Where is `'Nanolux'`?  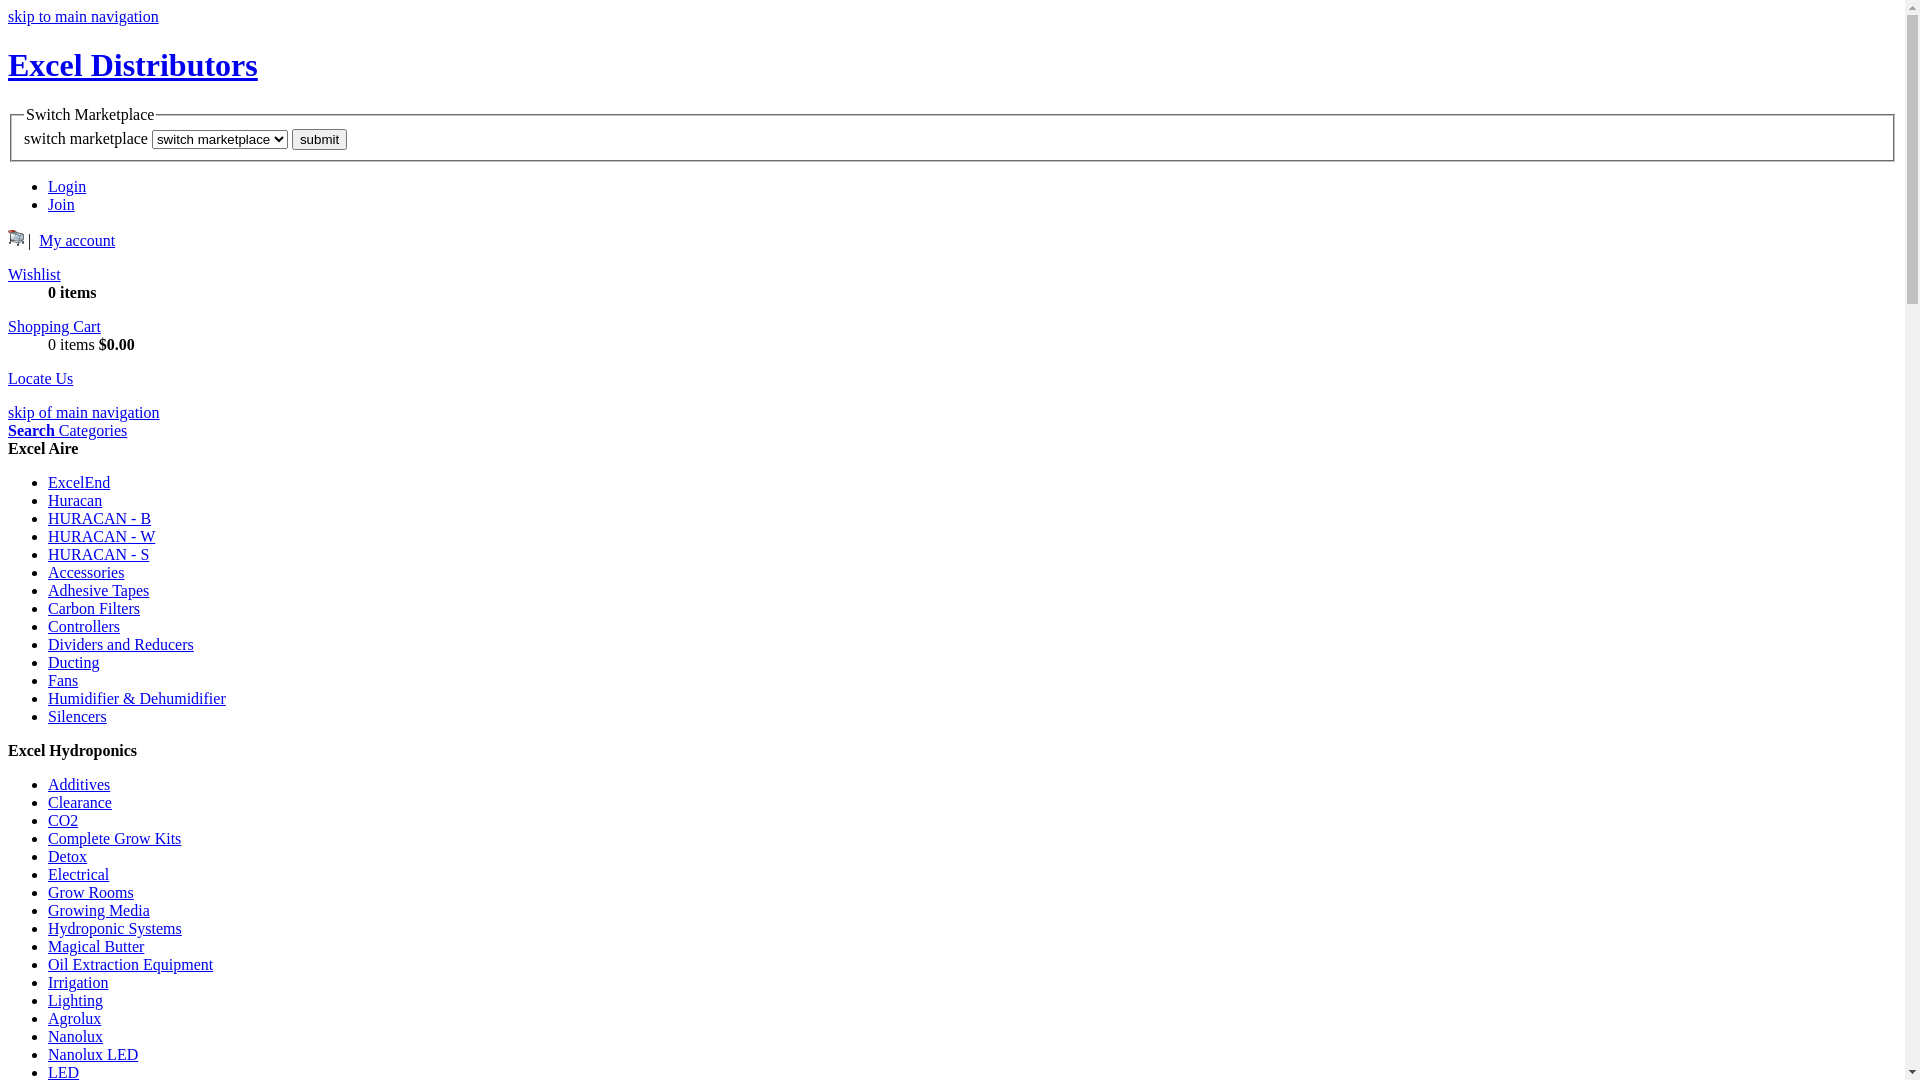 'Nanolux' is located at coordinates (75, 1035).